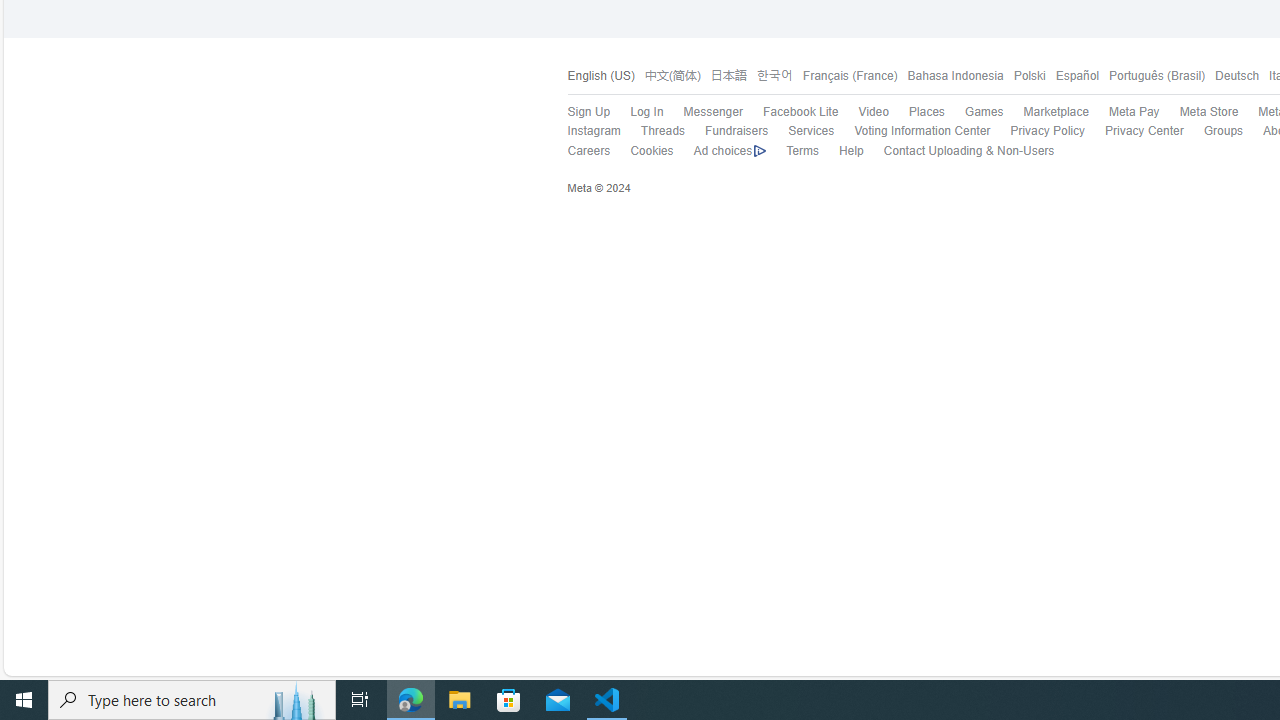 The width and height of the screenshot is (1280, 720). Describe the element at coordinates (1231, 75) in the screenshot. I see `'Deutsch'` at that location.